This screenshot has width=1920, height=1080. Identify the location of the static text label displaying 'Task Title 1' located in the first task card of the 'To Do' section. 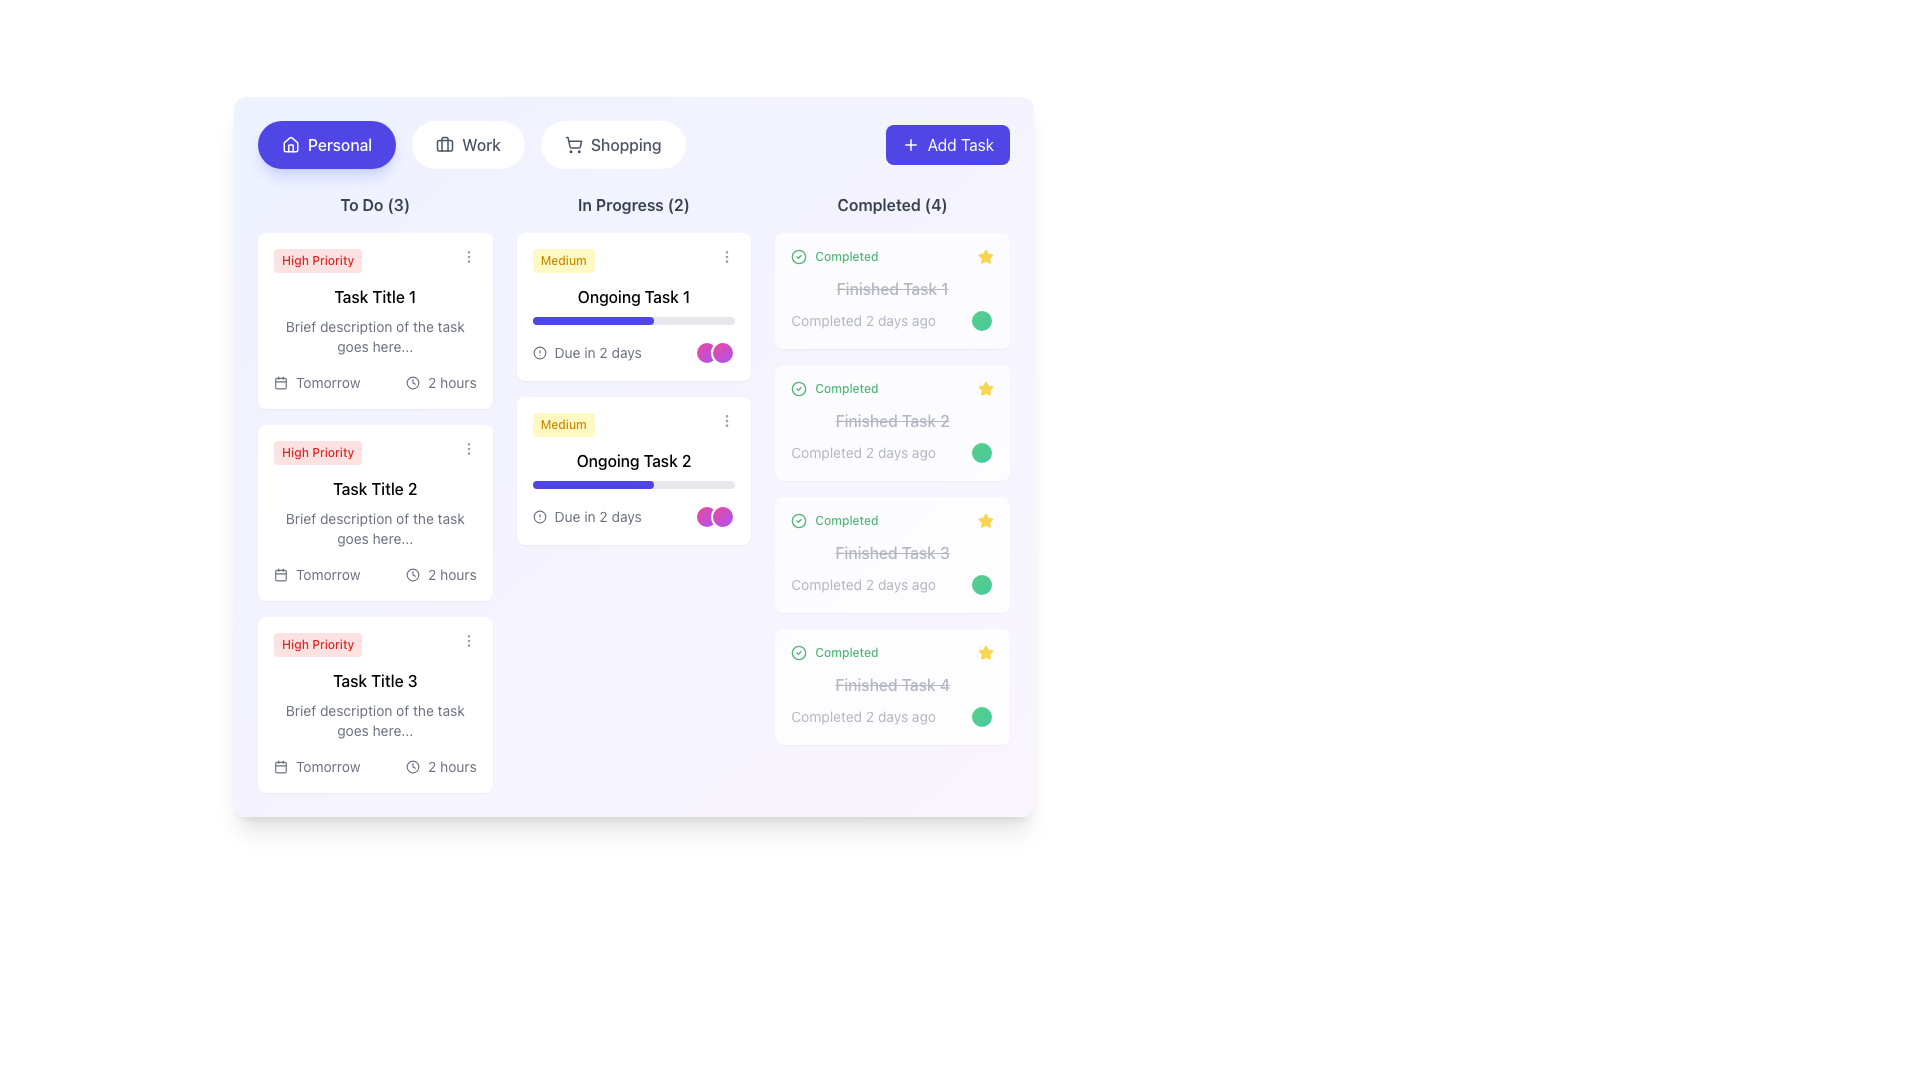
(375, 297).